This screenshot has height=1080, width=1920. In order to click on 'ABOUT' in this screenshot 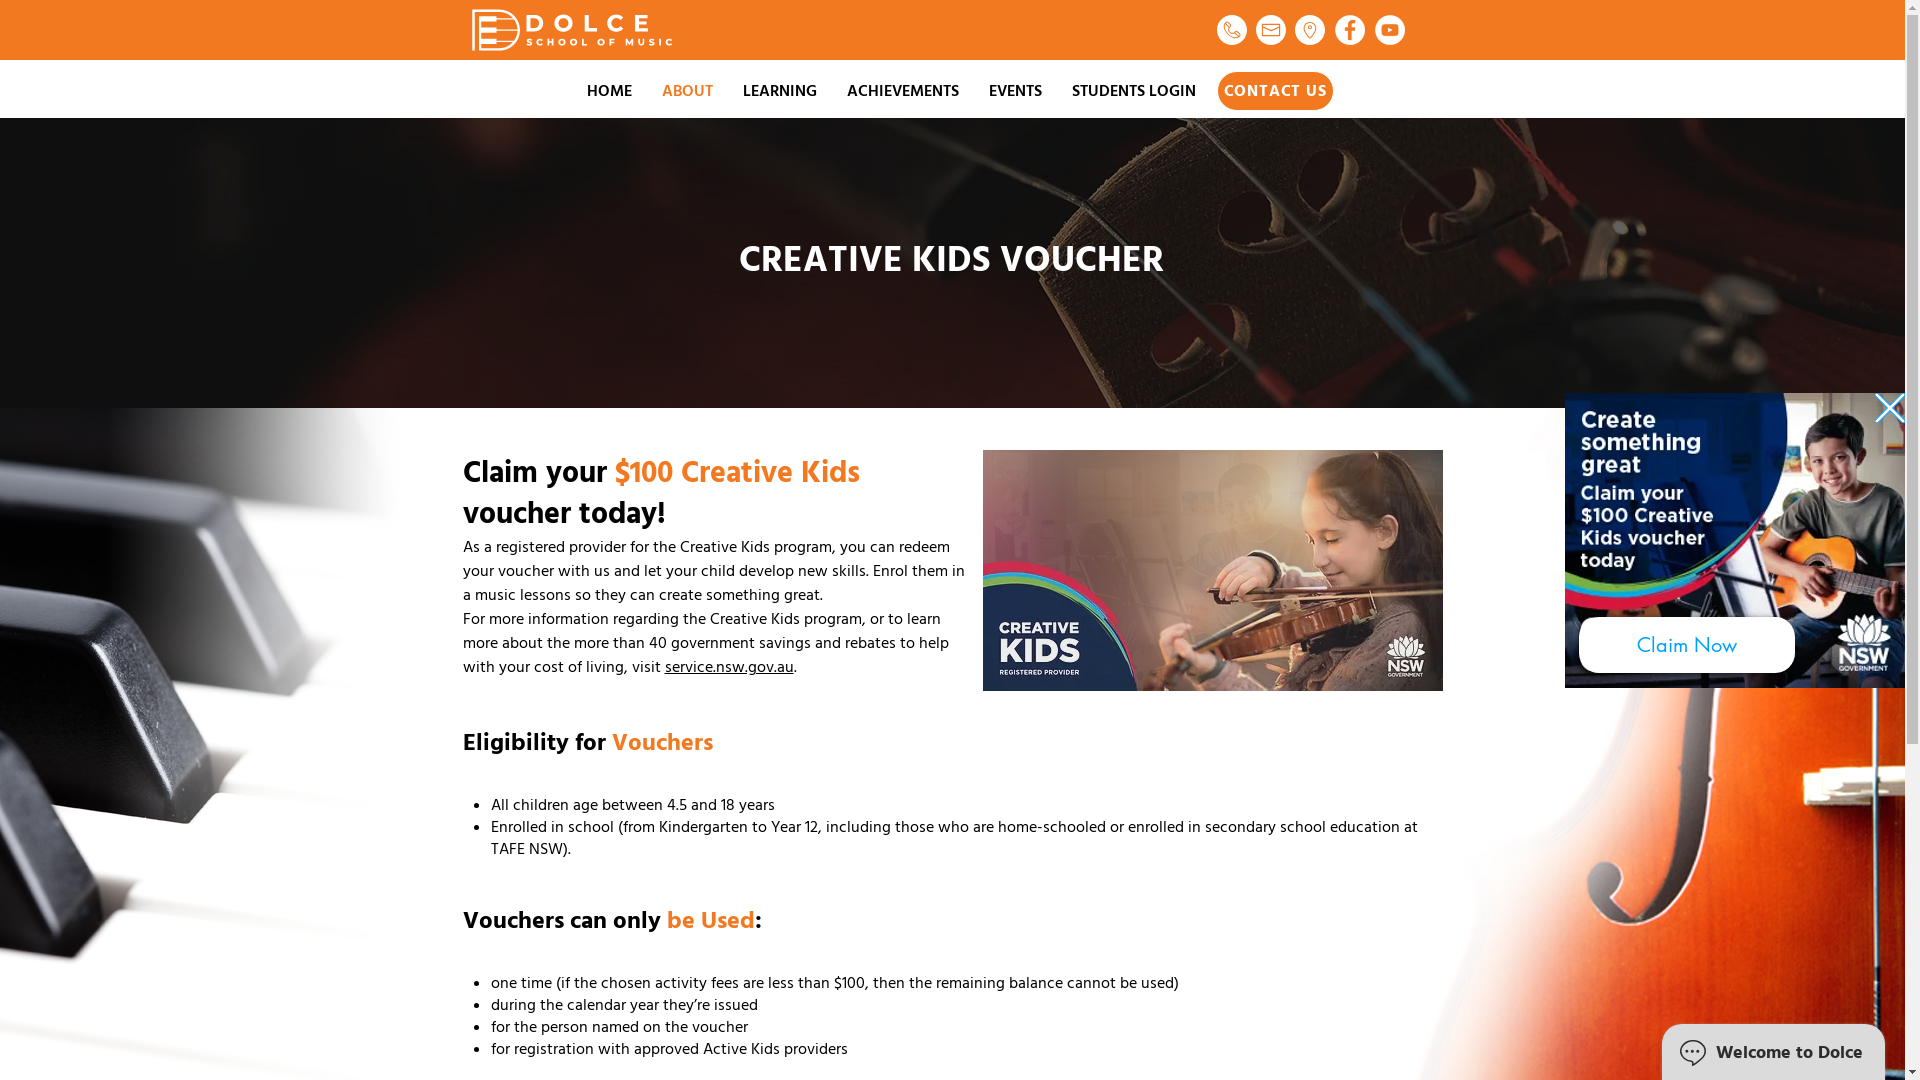, I will do `click(686, 91)`.